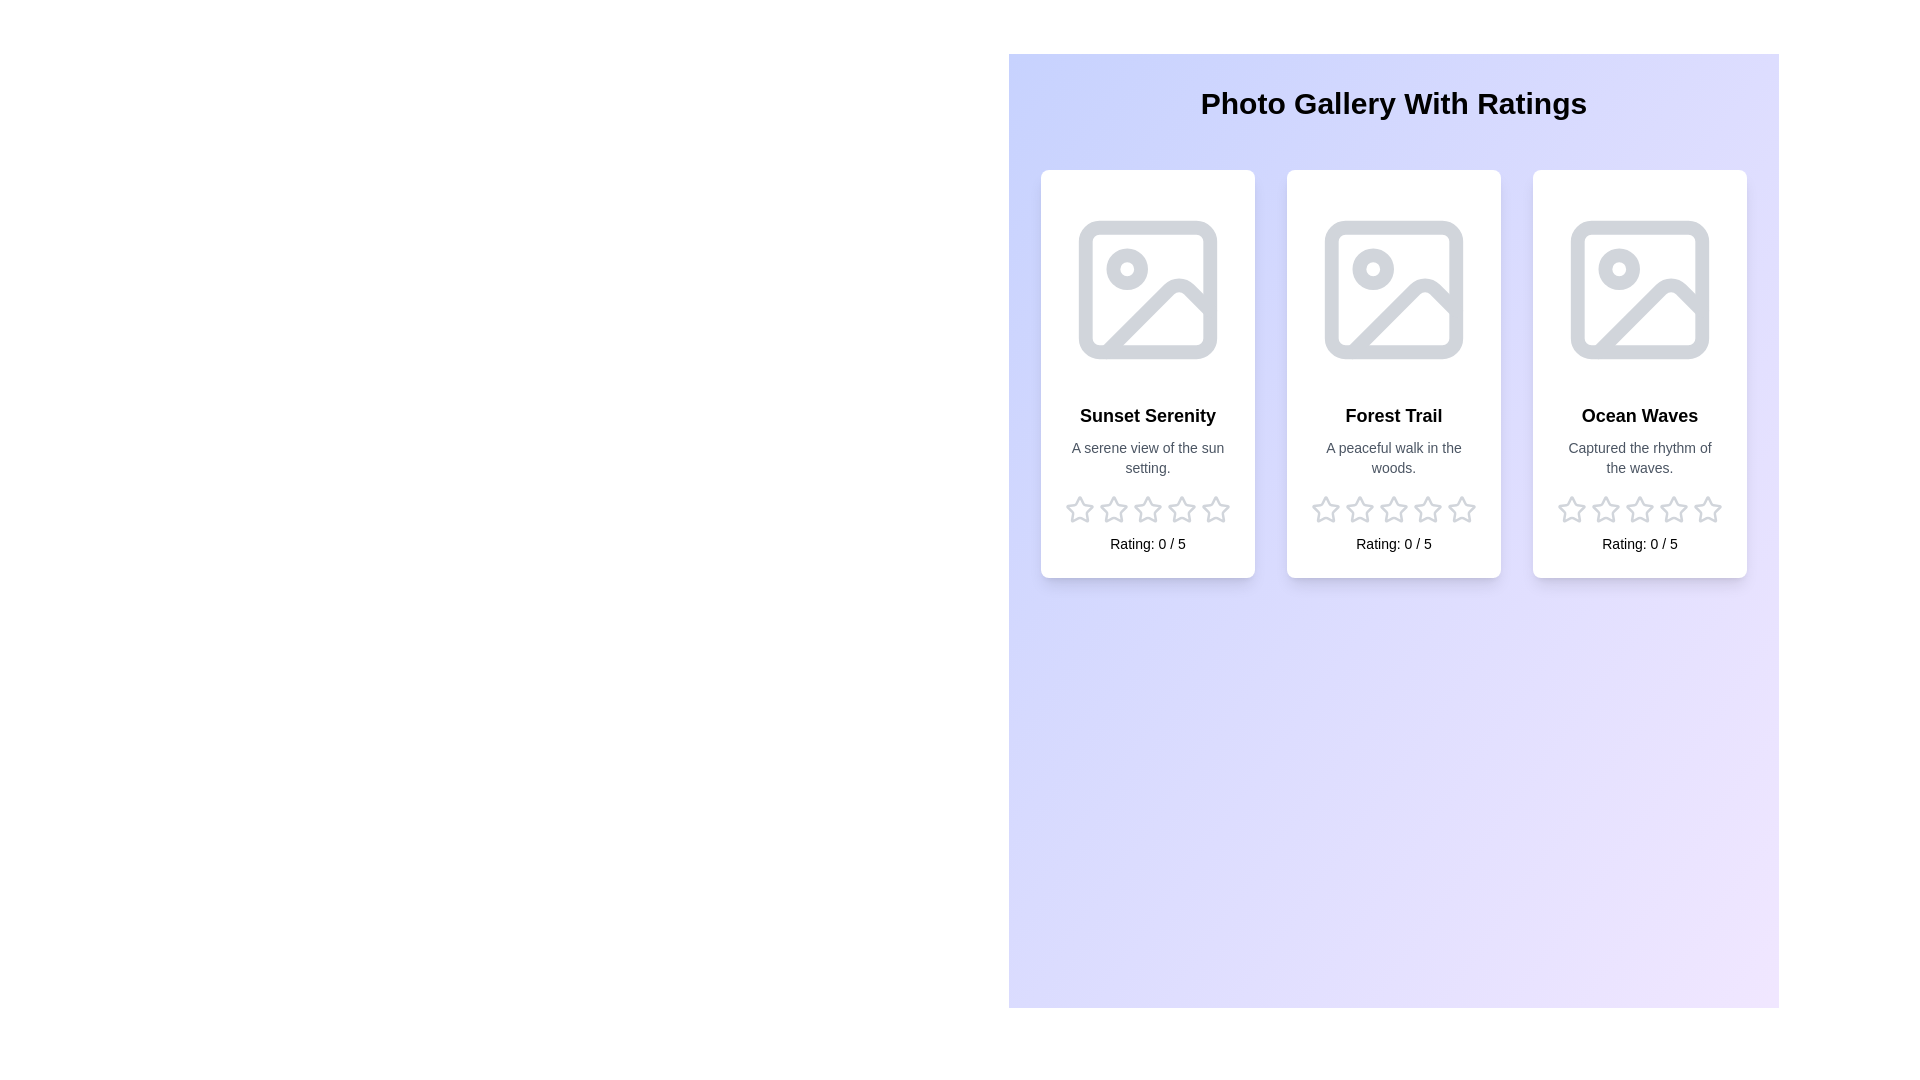 The height and width of the screenshot is (1080, 1920). I want to click on the star corresponding to the rating 3 for the image Sunset Serenity, so click(1147, 508).